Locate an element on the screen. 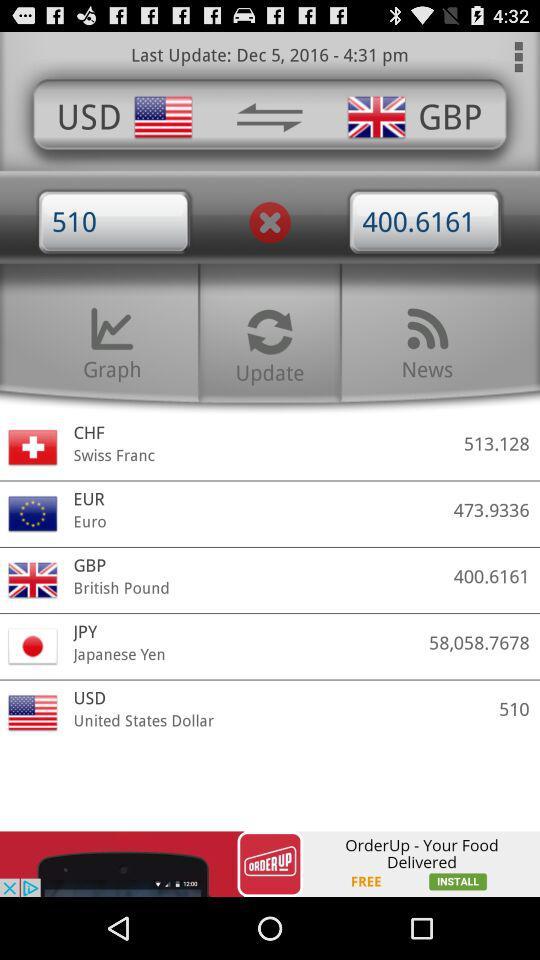 This screenshot has width=540, height=960. reverse translation is located at coordinates (269, 117).